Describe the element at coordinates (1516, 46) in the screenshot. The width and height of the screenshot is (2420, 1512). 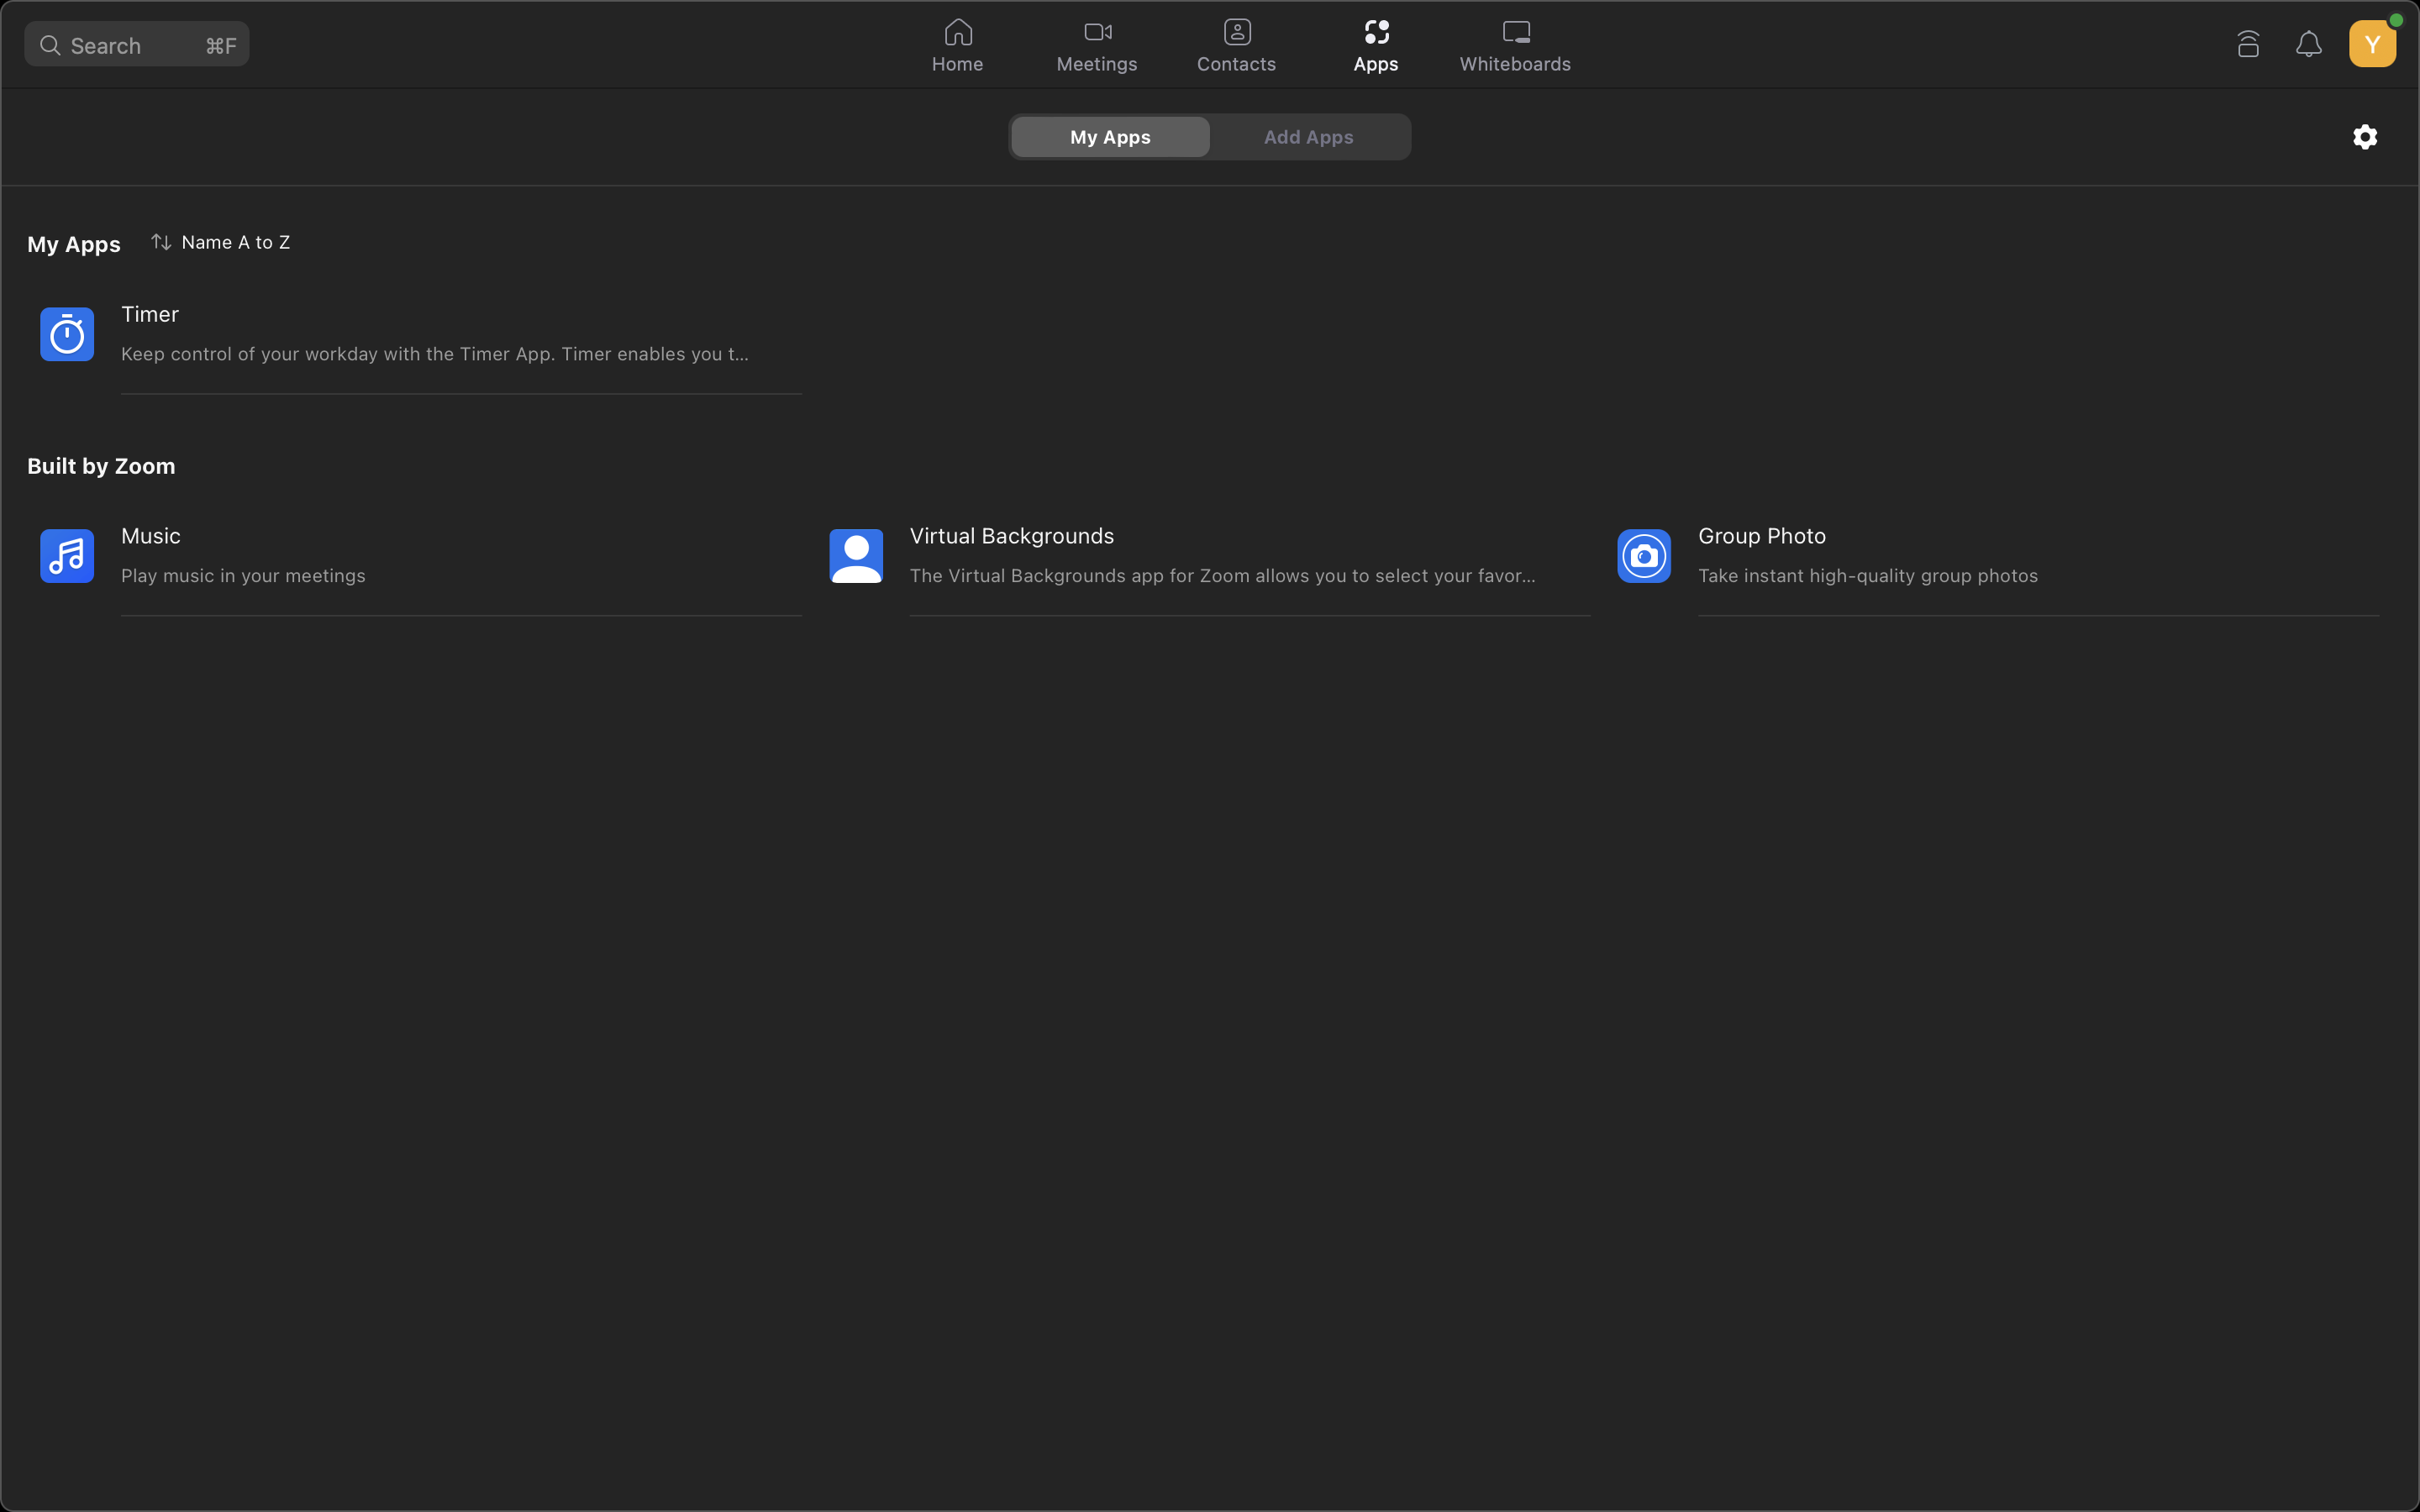
I see `Activate the whiteboard application` at that location.